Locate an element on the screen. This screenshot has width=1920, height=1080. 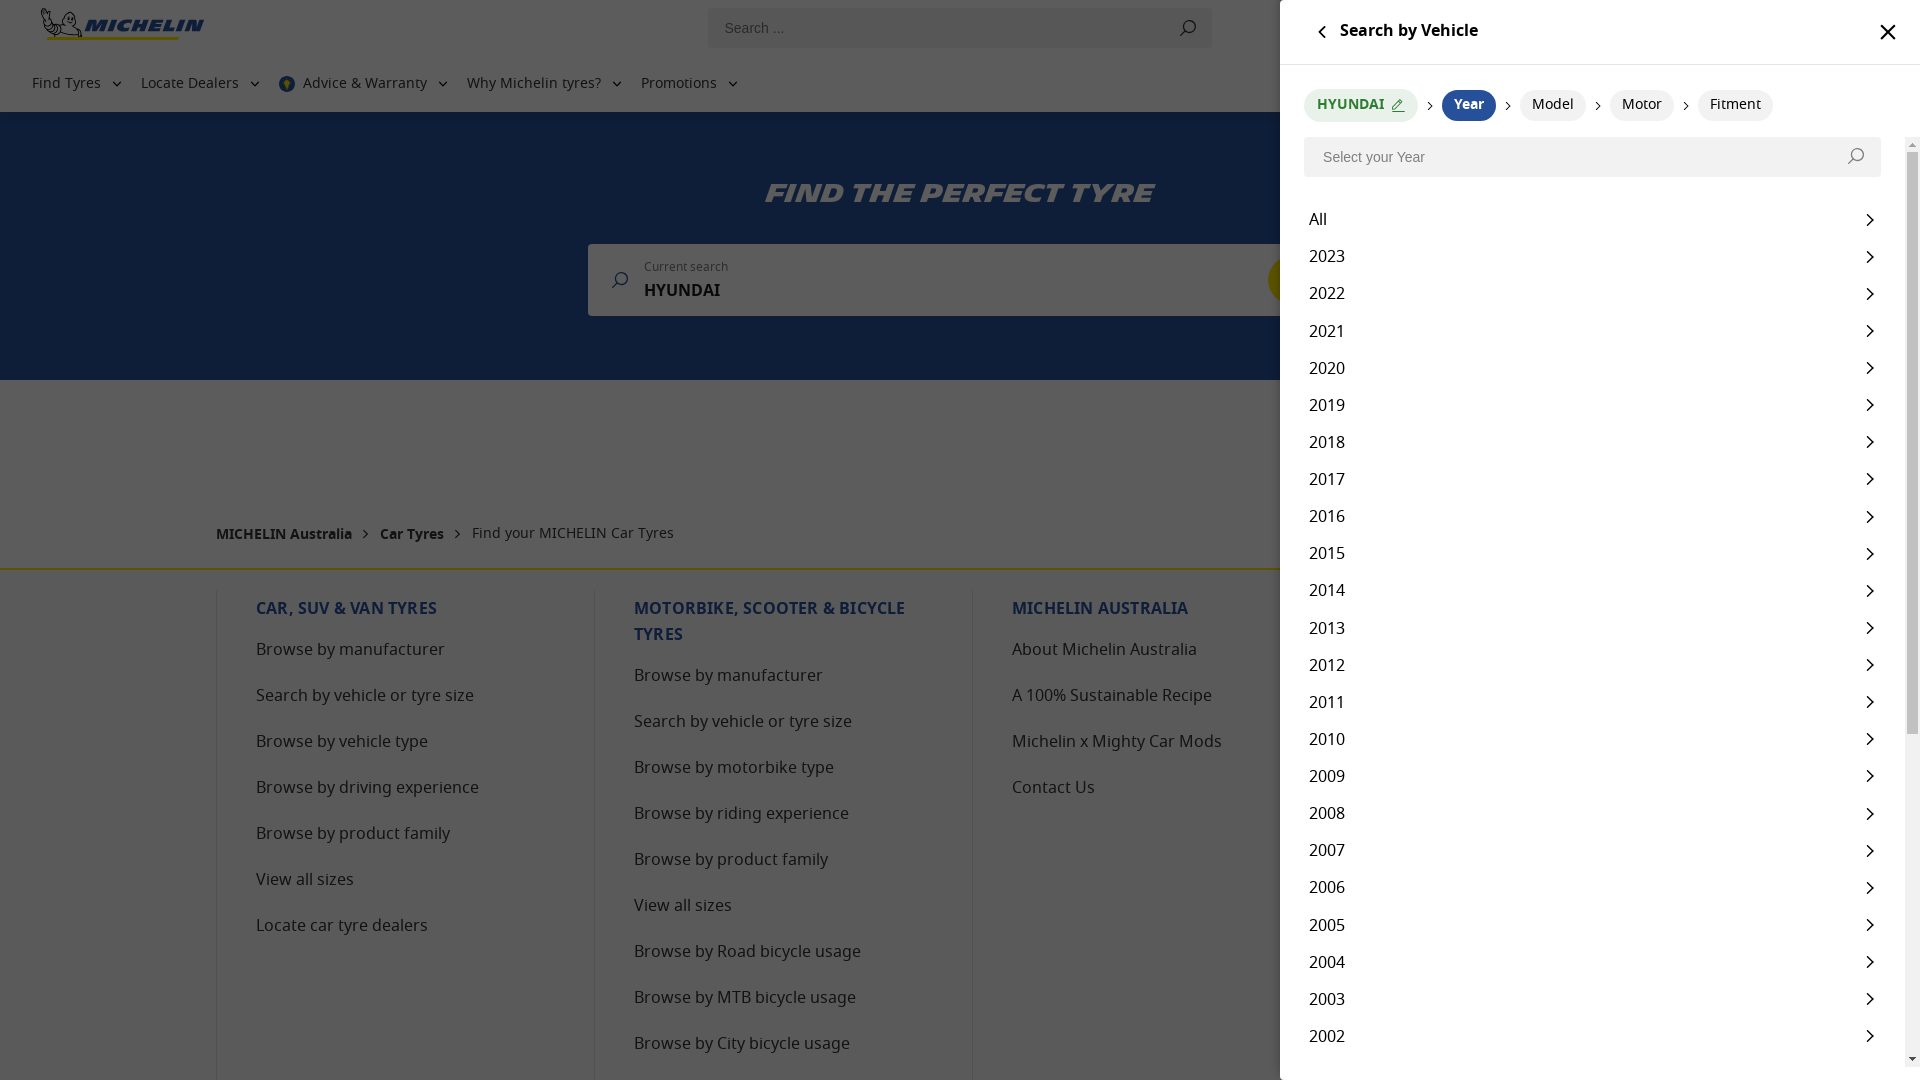
'About Michelin Australia' is located at coordinates (1103, 651).